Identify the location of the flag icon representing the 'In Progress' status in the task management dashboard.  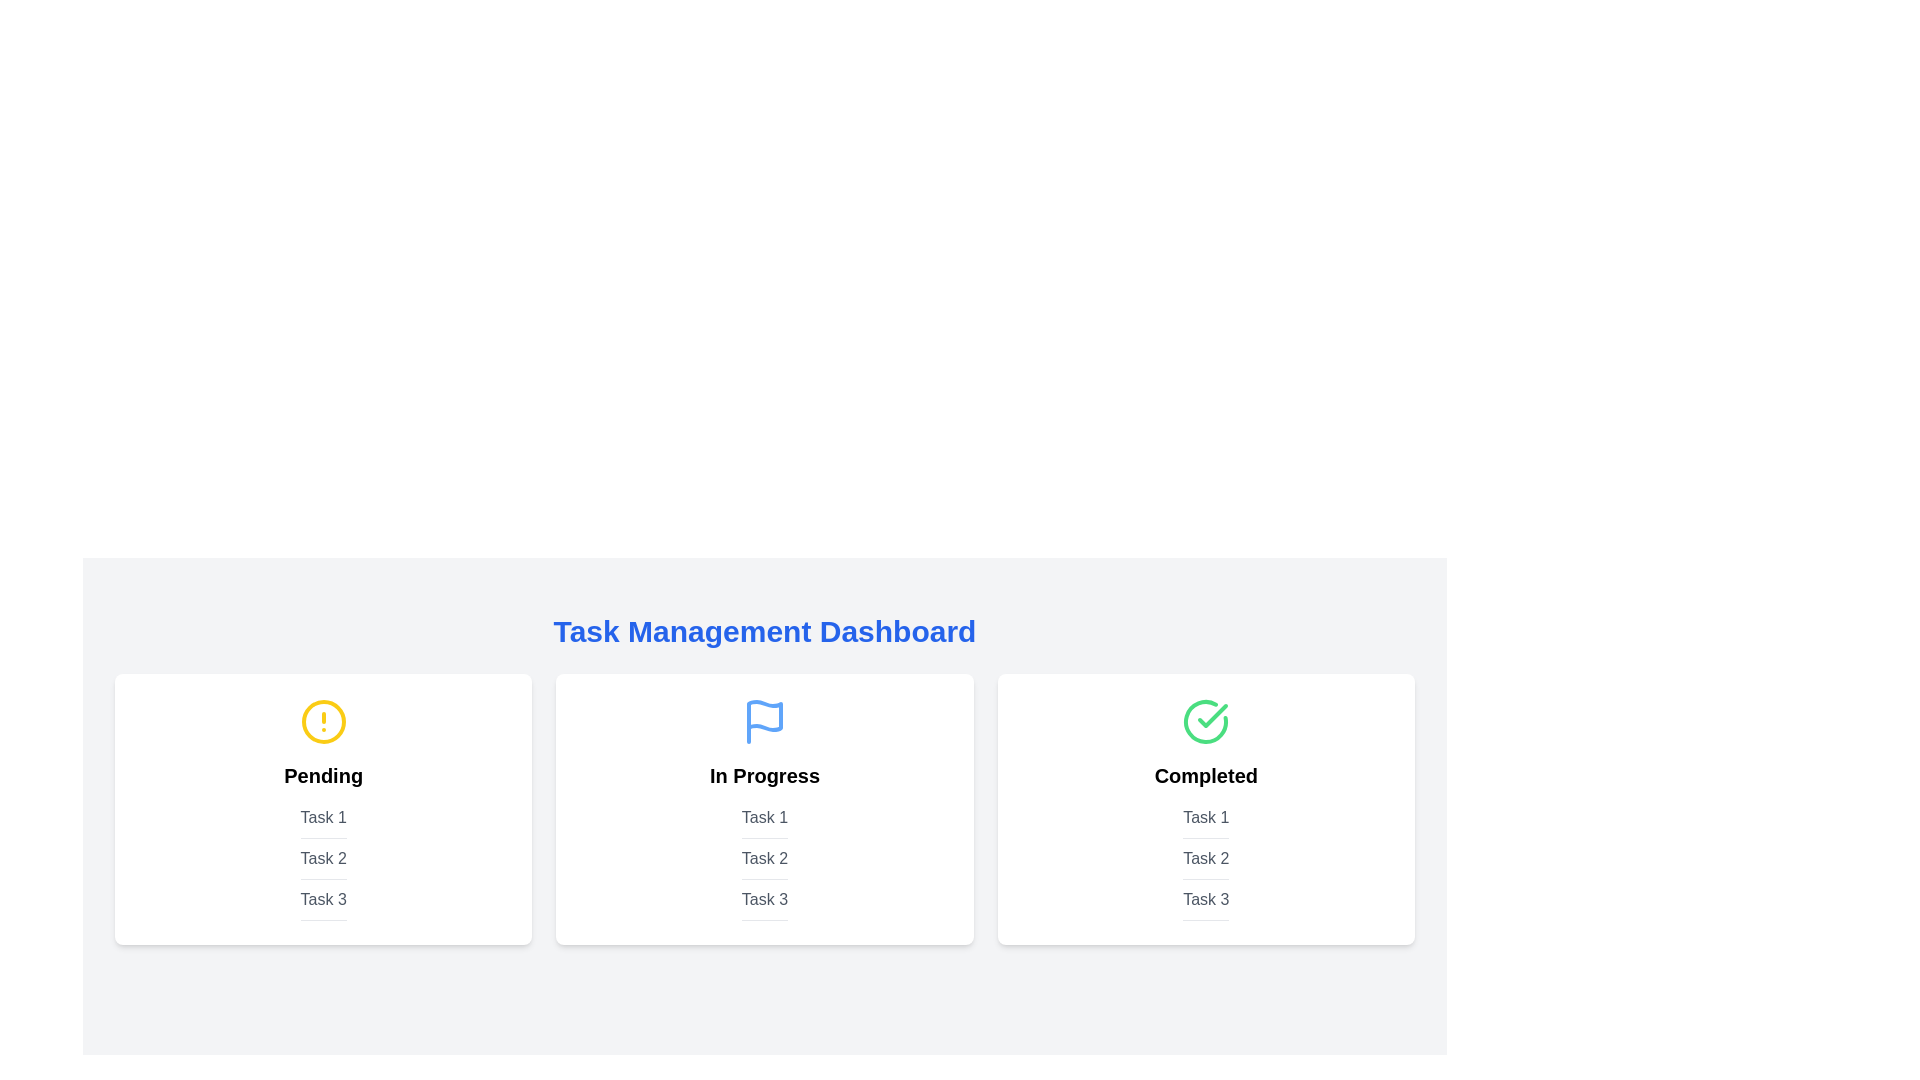
(763, 715).